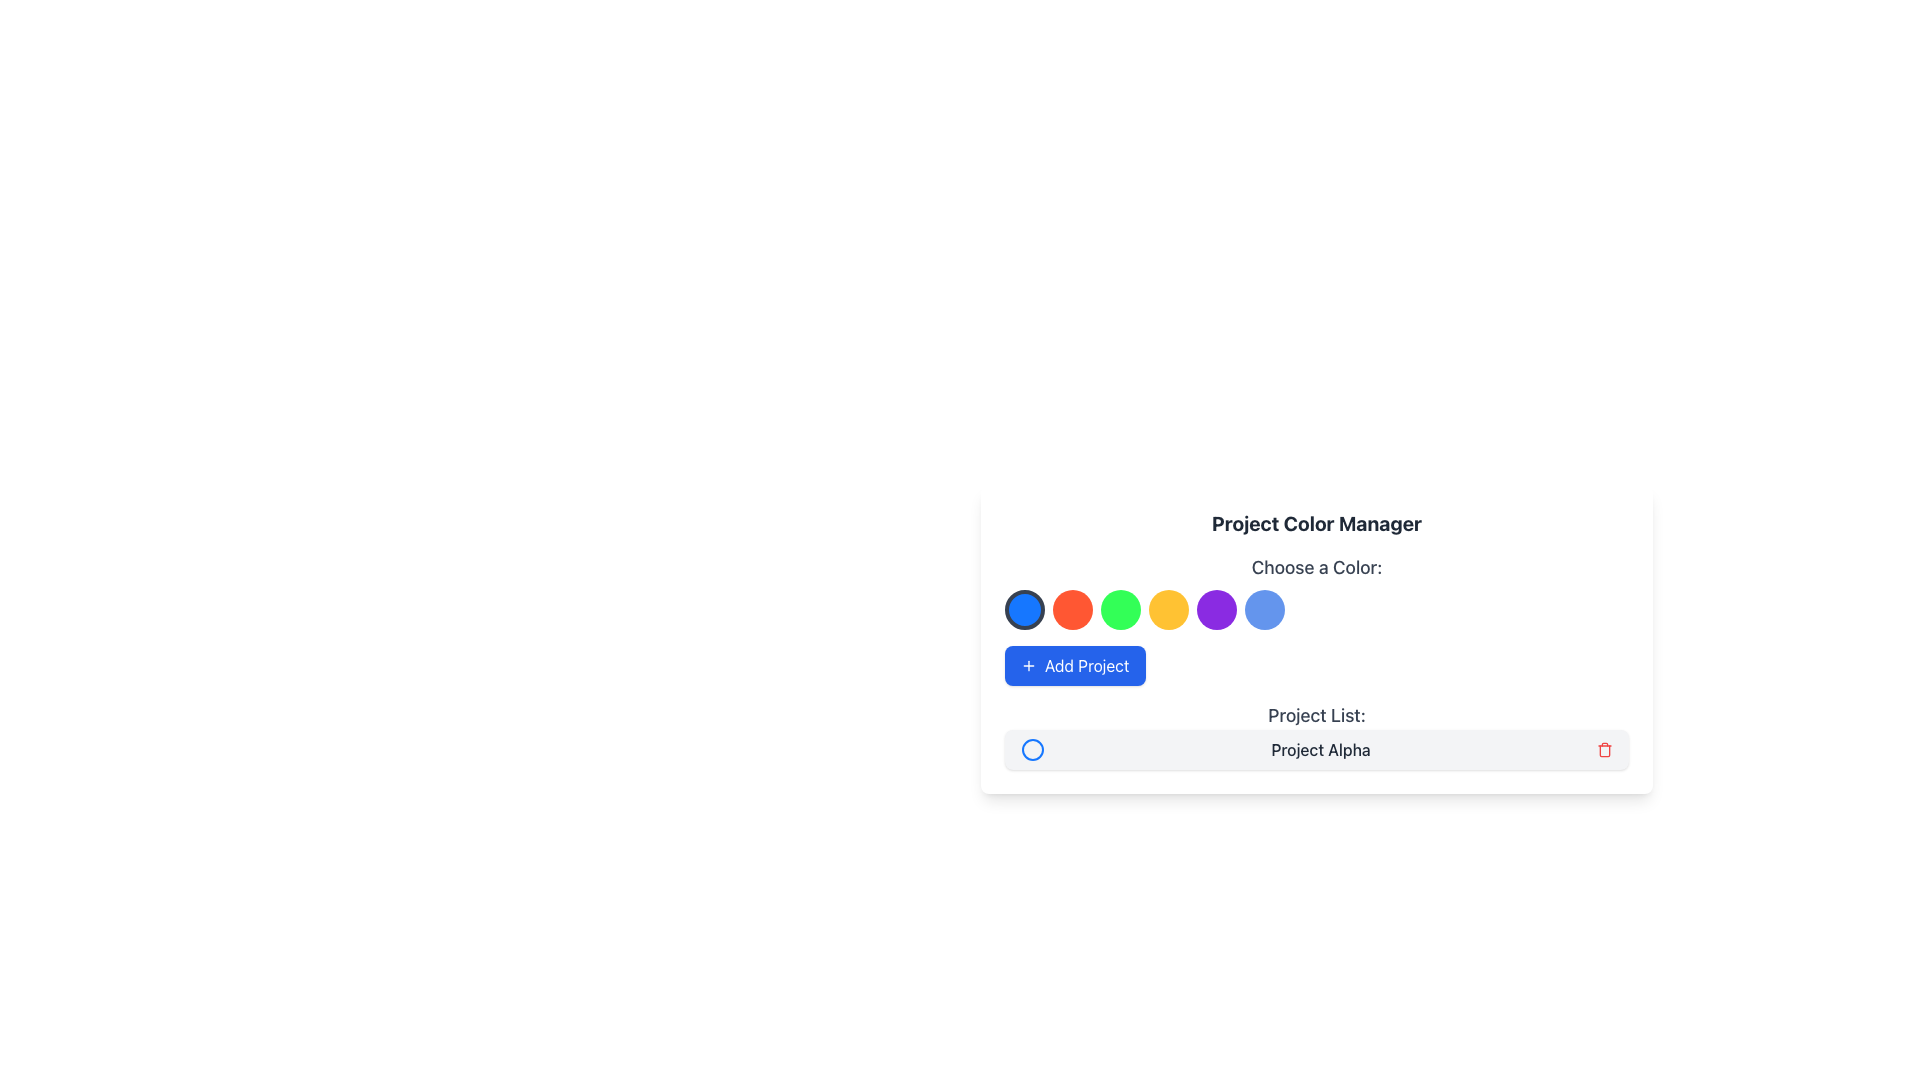 The image size is (1920, 1080). What do you see at coordinates (1316, 715) in the screenshot?
I see `the 'Project List:' text label, which is a medium-weight gray text component positioned between the 'Choose a Color:' section and the 'Project Alpha' list item` at bounding box center [1316, 715].